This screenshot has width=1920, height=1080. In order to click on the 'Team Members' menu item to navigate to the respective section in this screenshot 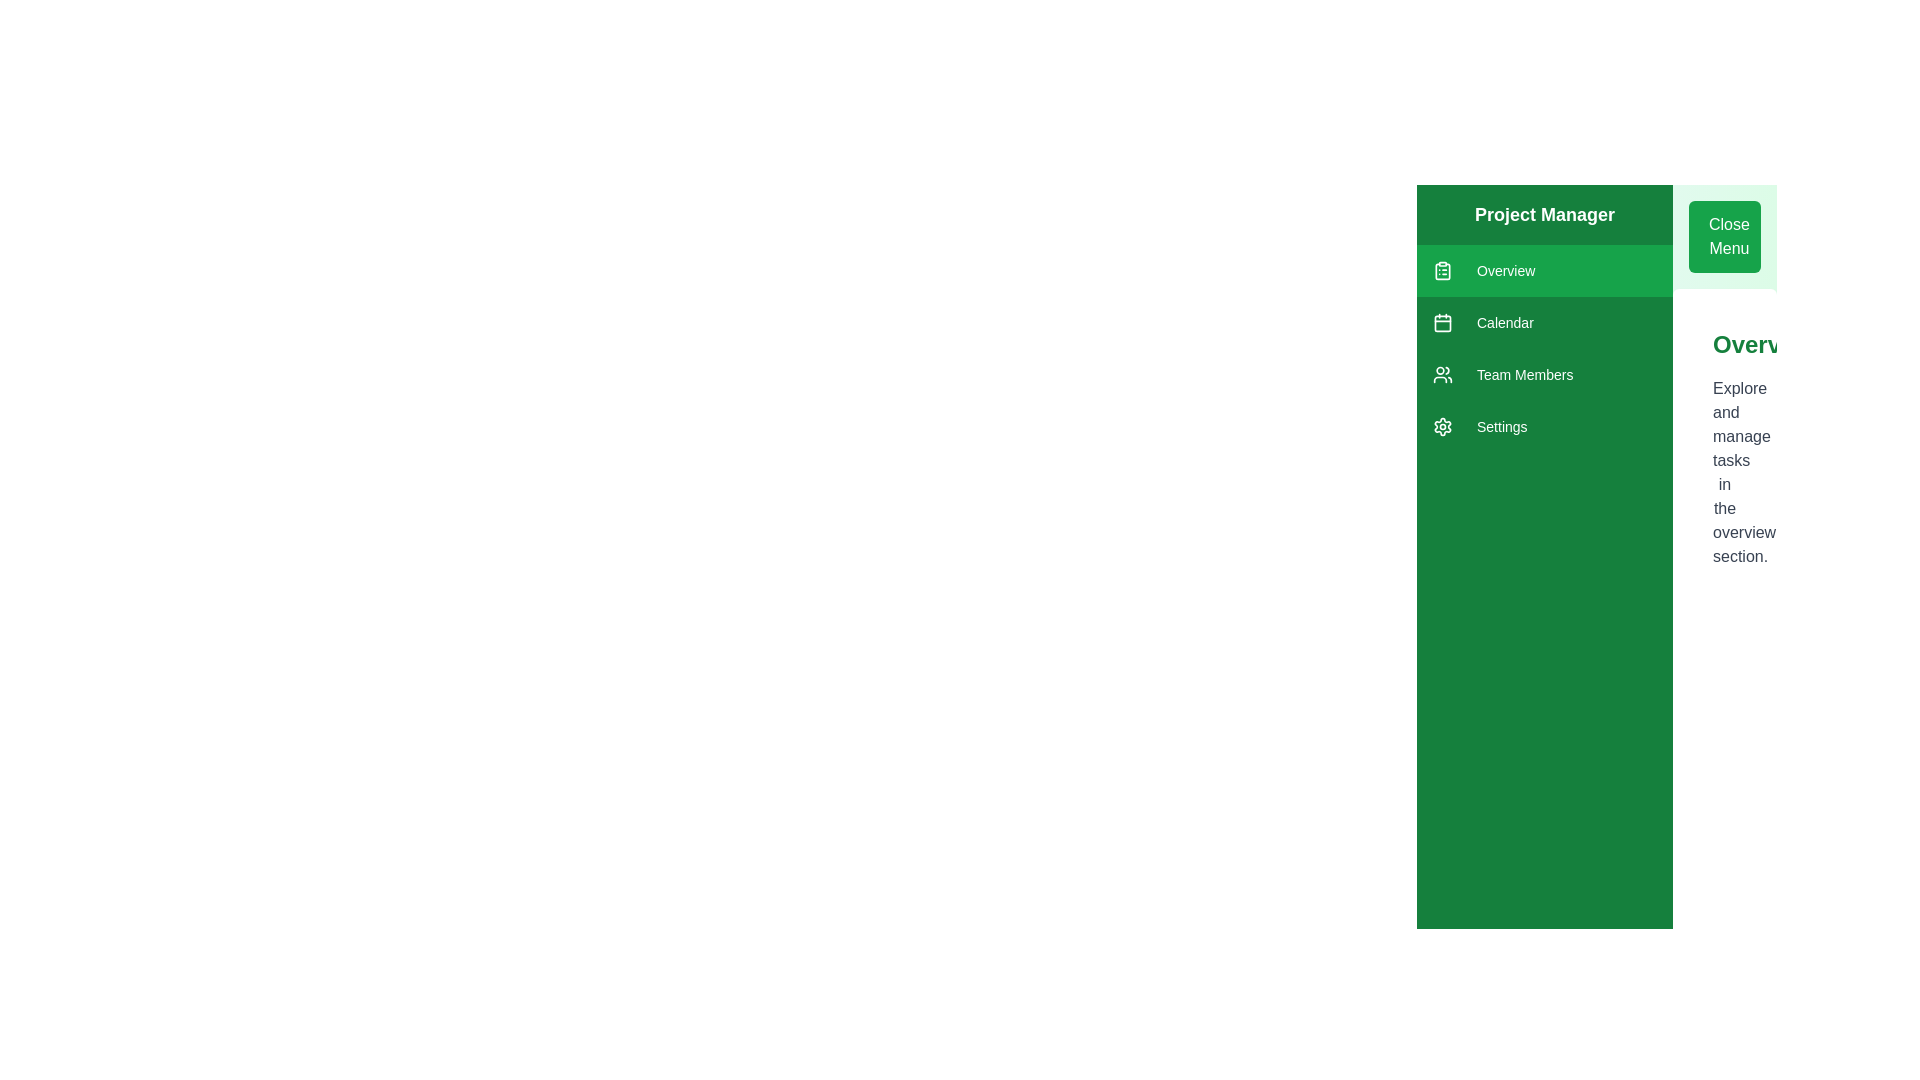, I will do `click(1544, 374)`.